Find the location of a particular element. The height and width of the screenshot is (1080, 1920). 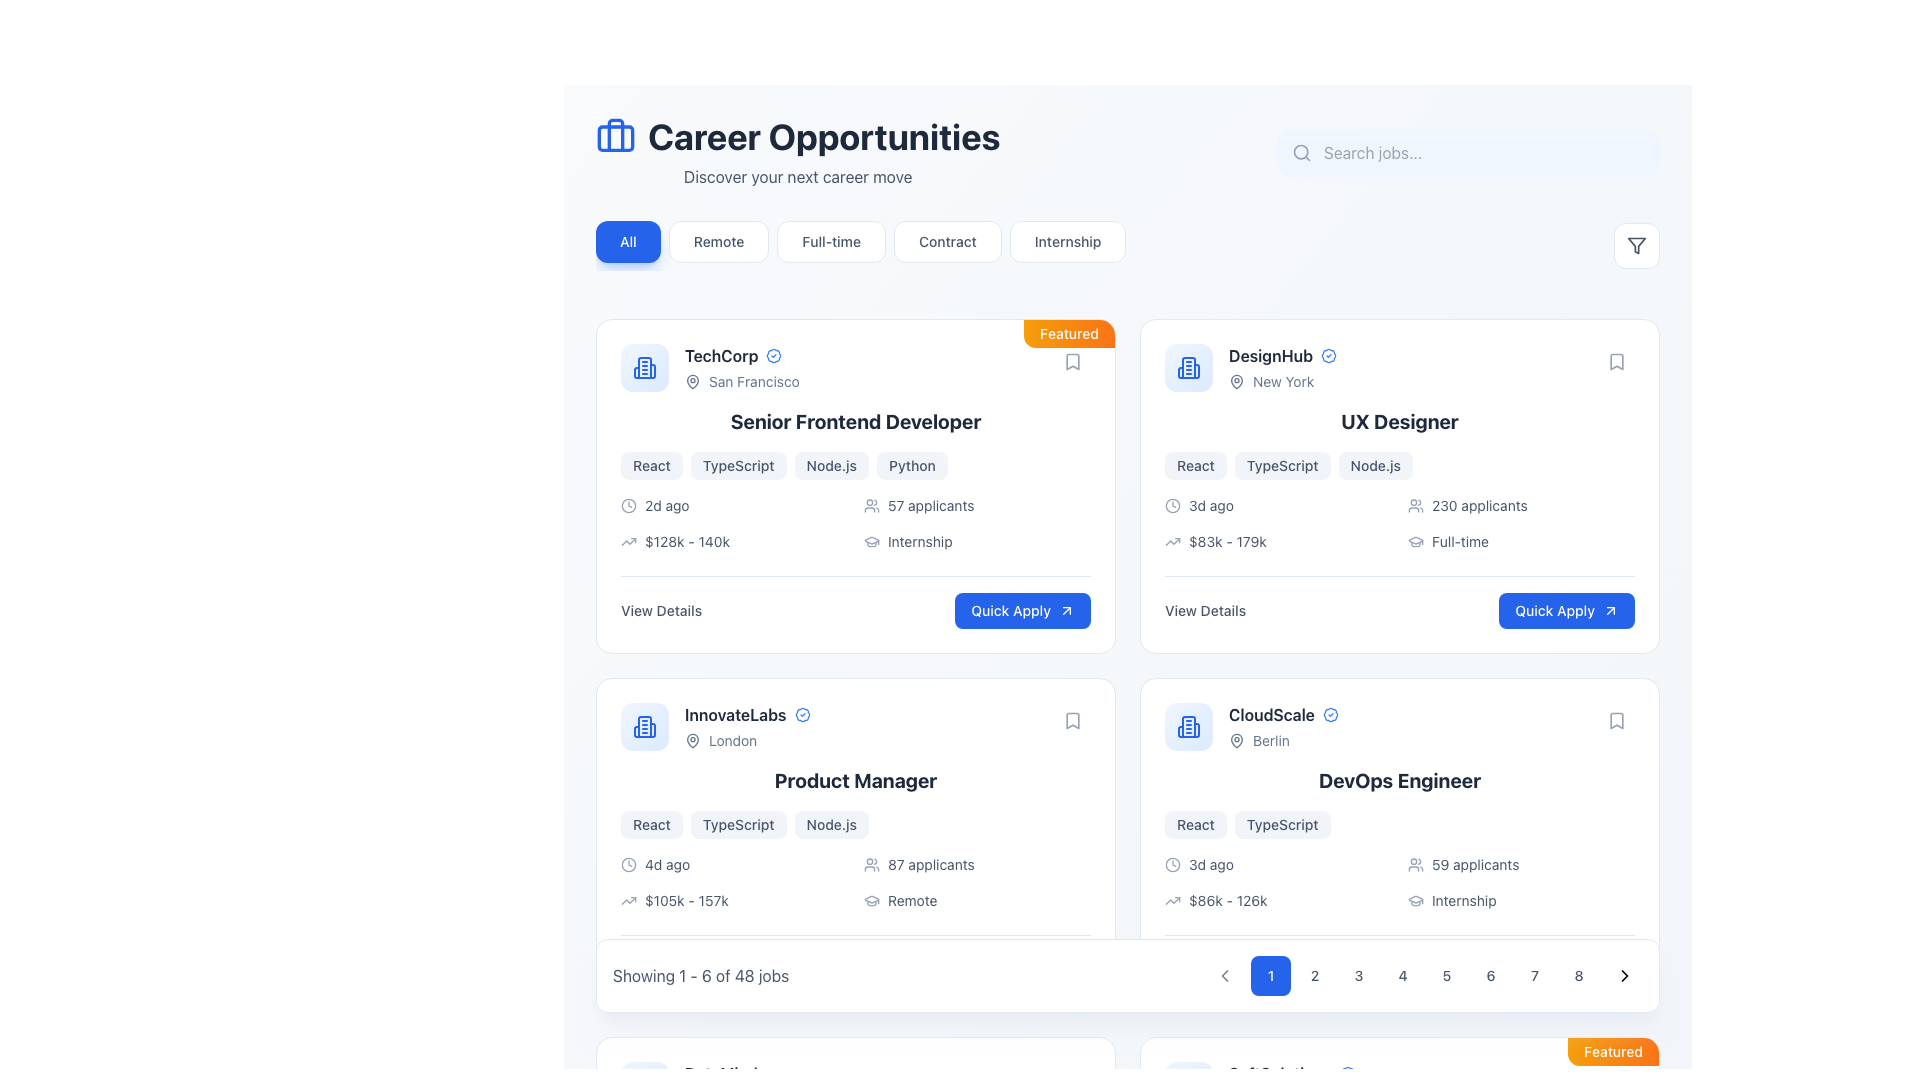

the circular button labeled '8' located in the bottom-right corner of the pagination bar is located at coordinates (1578, 974).